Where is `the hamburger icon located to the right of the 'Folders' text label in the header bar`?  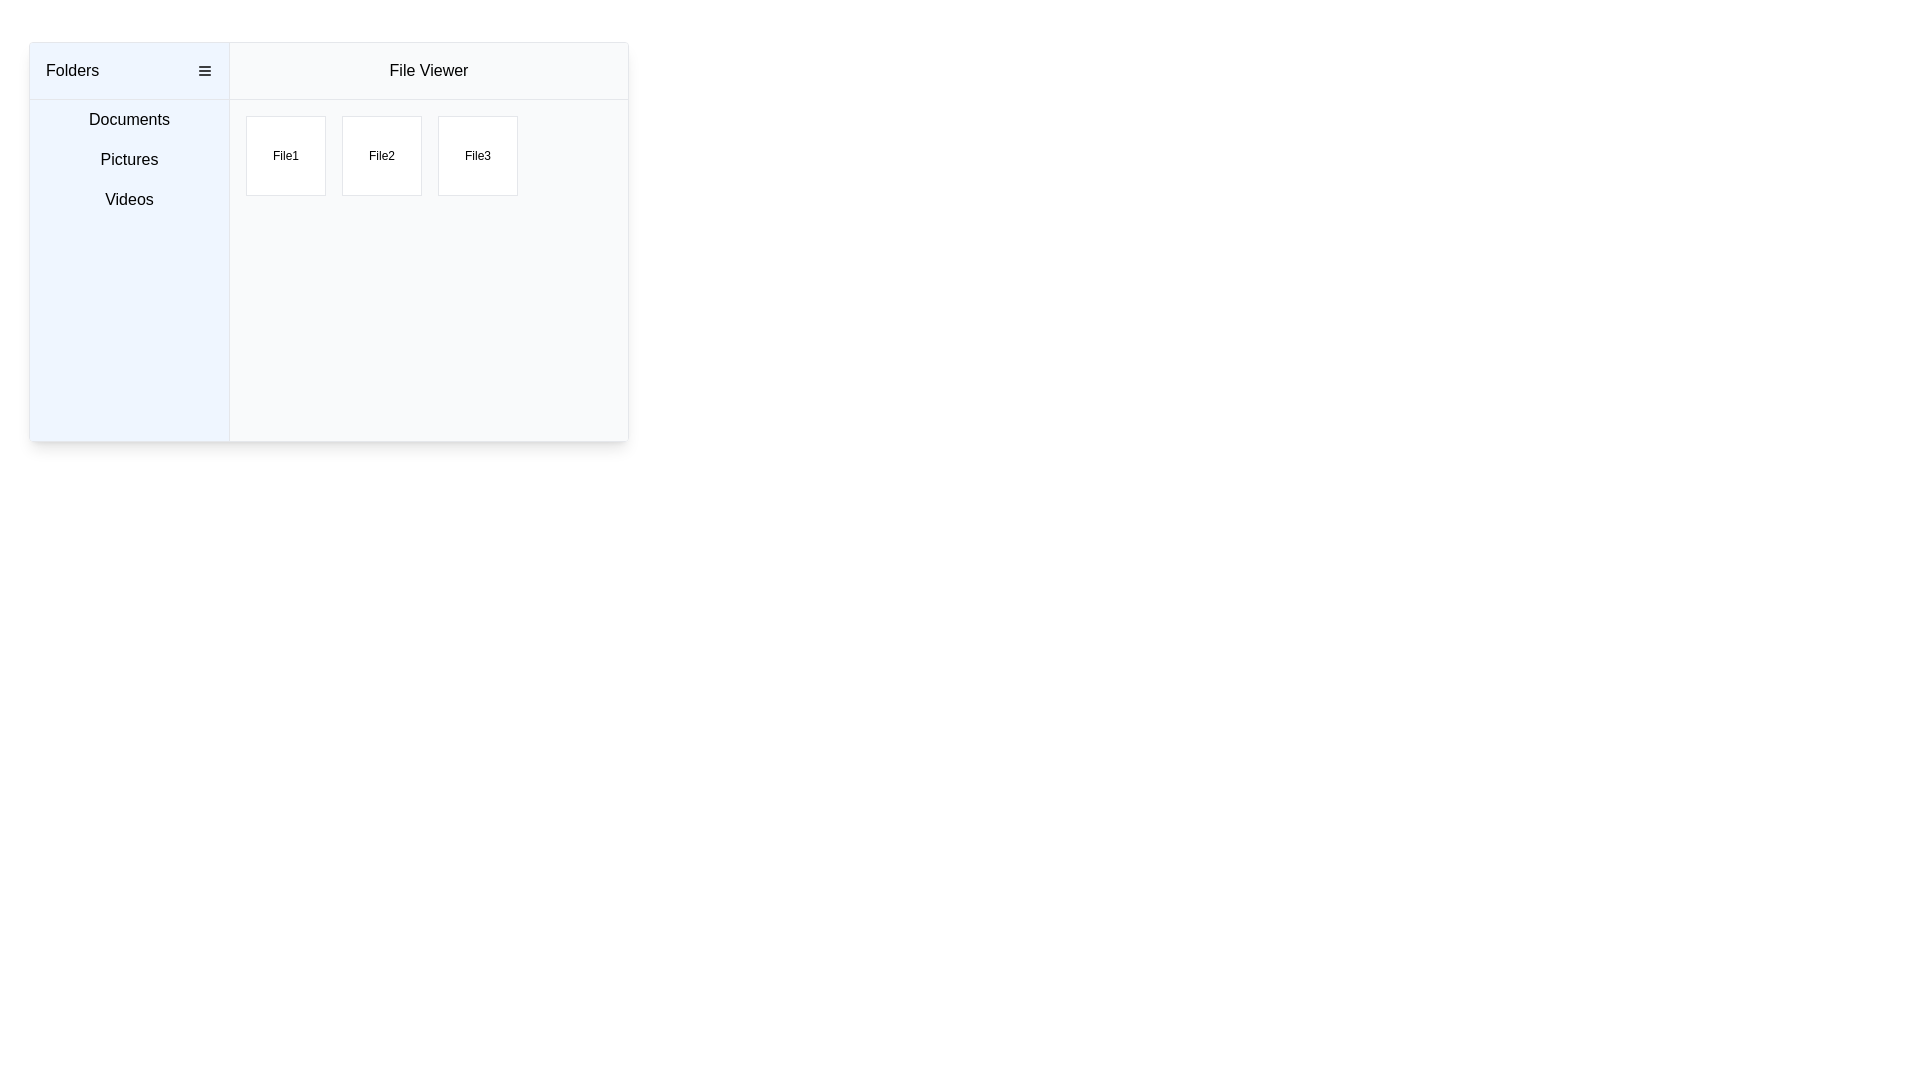 the hamburger icon located to the right of the 'Folders' text label in the header bar is located at coordinates (205, 69).